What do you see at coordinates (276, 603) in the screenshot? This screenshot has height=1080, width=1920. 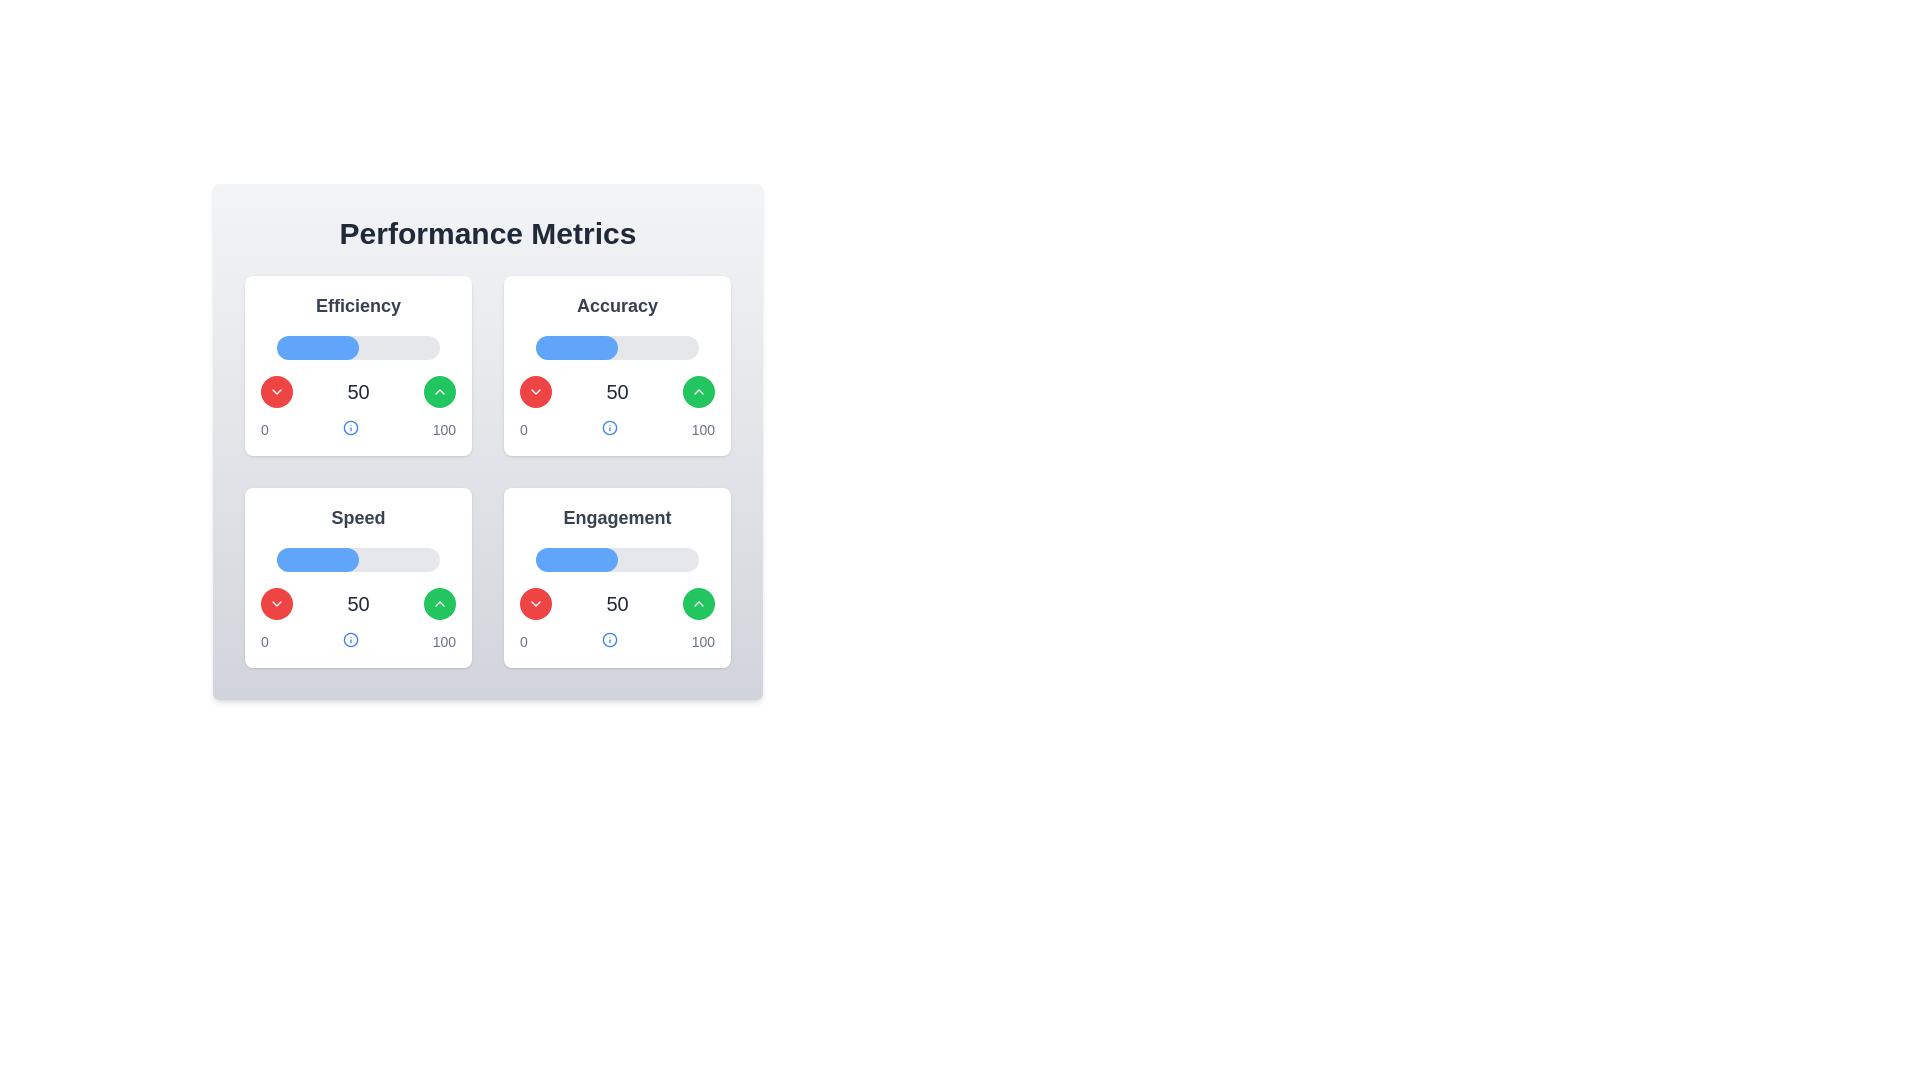 I see `the button located in the lower left area of the 'Speed' metric panel to decrease the displayed value of '50'` at bounding box center [276, 603].